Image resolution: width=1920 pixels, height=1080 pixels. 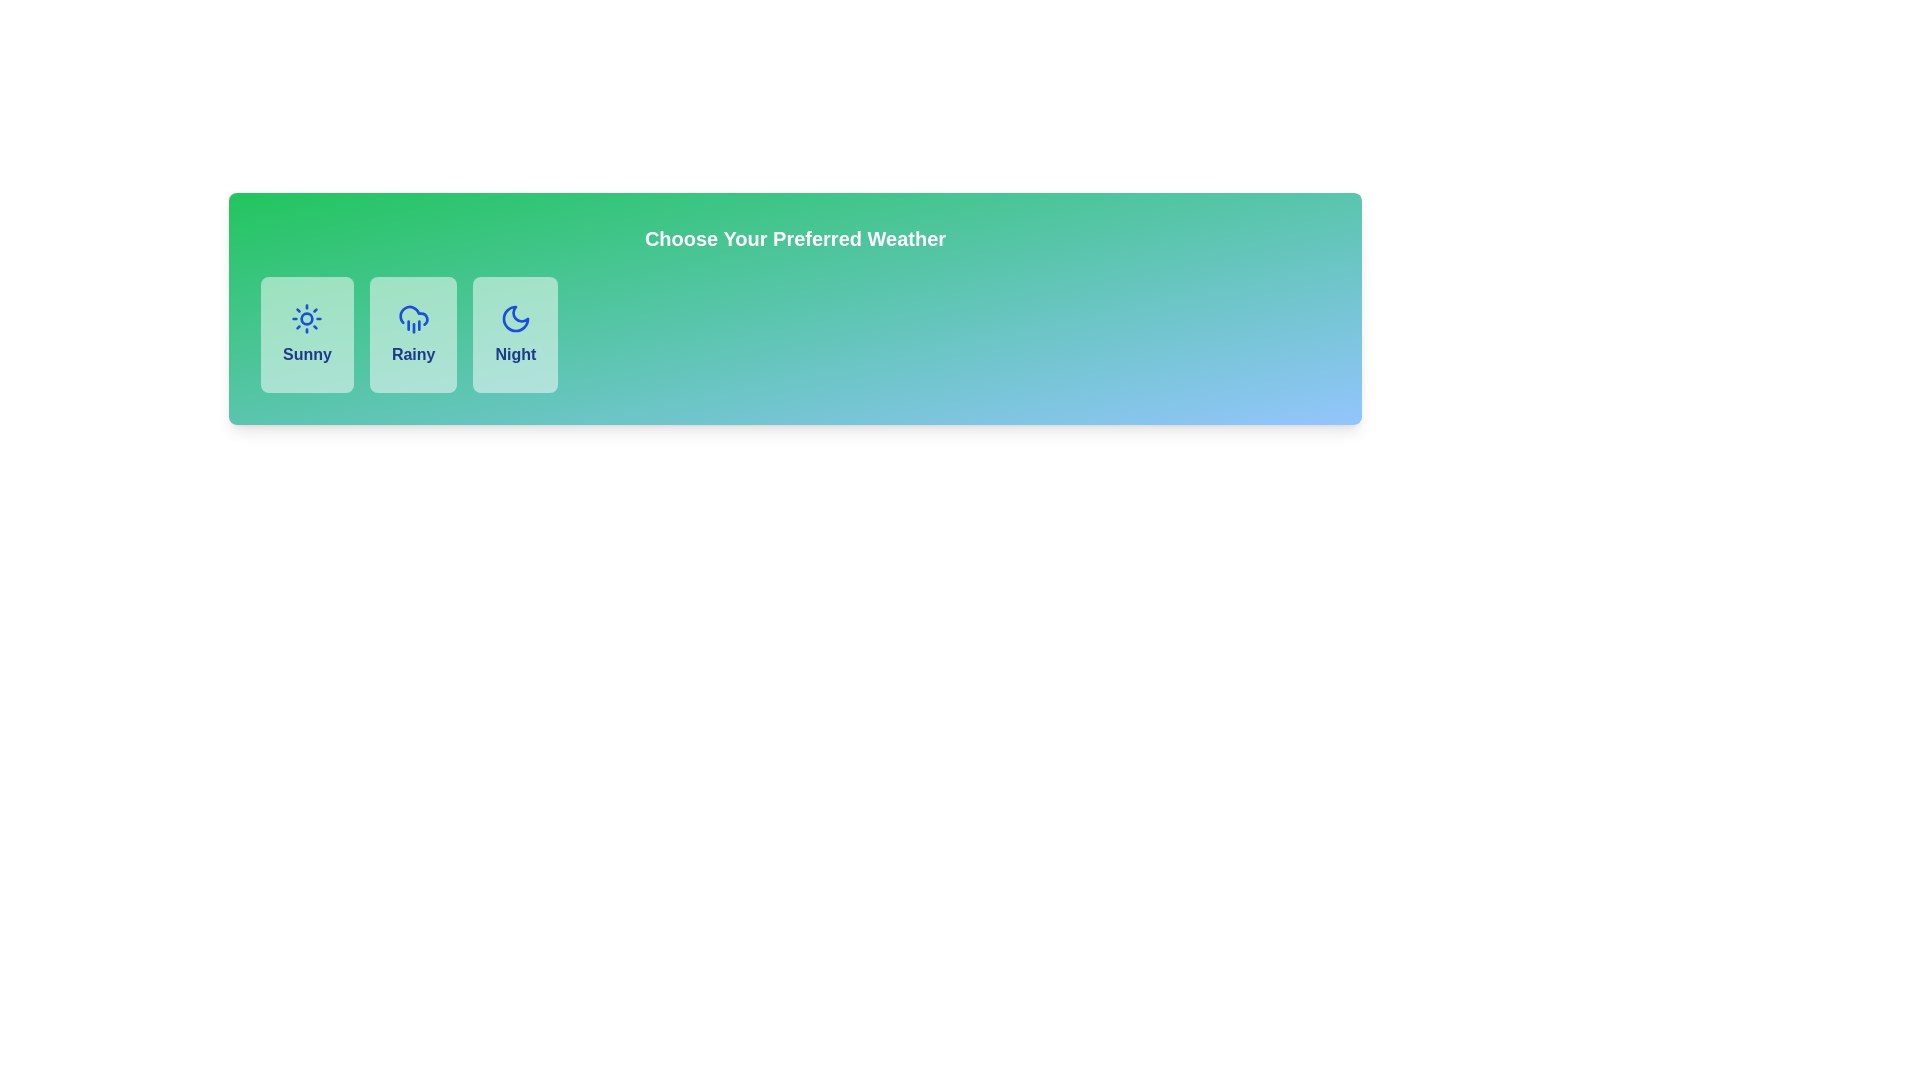 I want to click on the 'Rainy' button, so click(x=412, y=334).